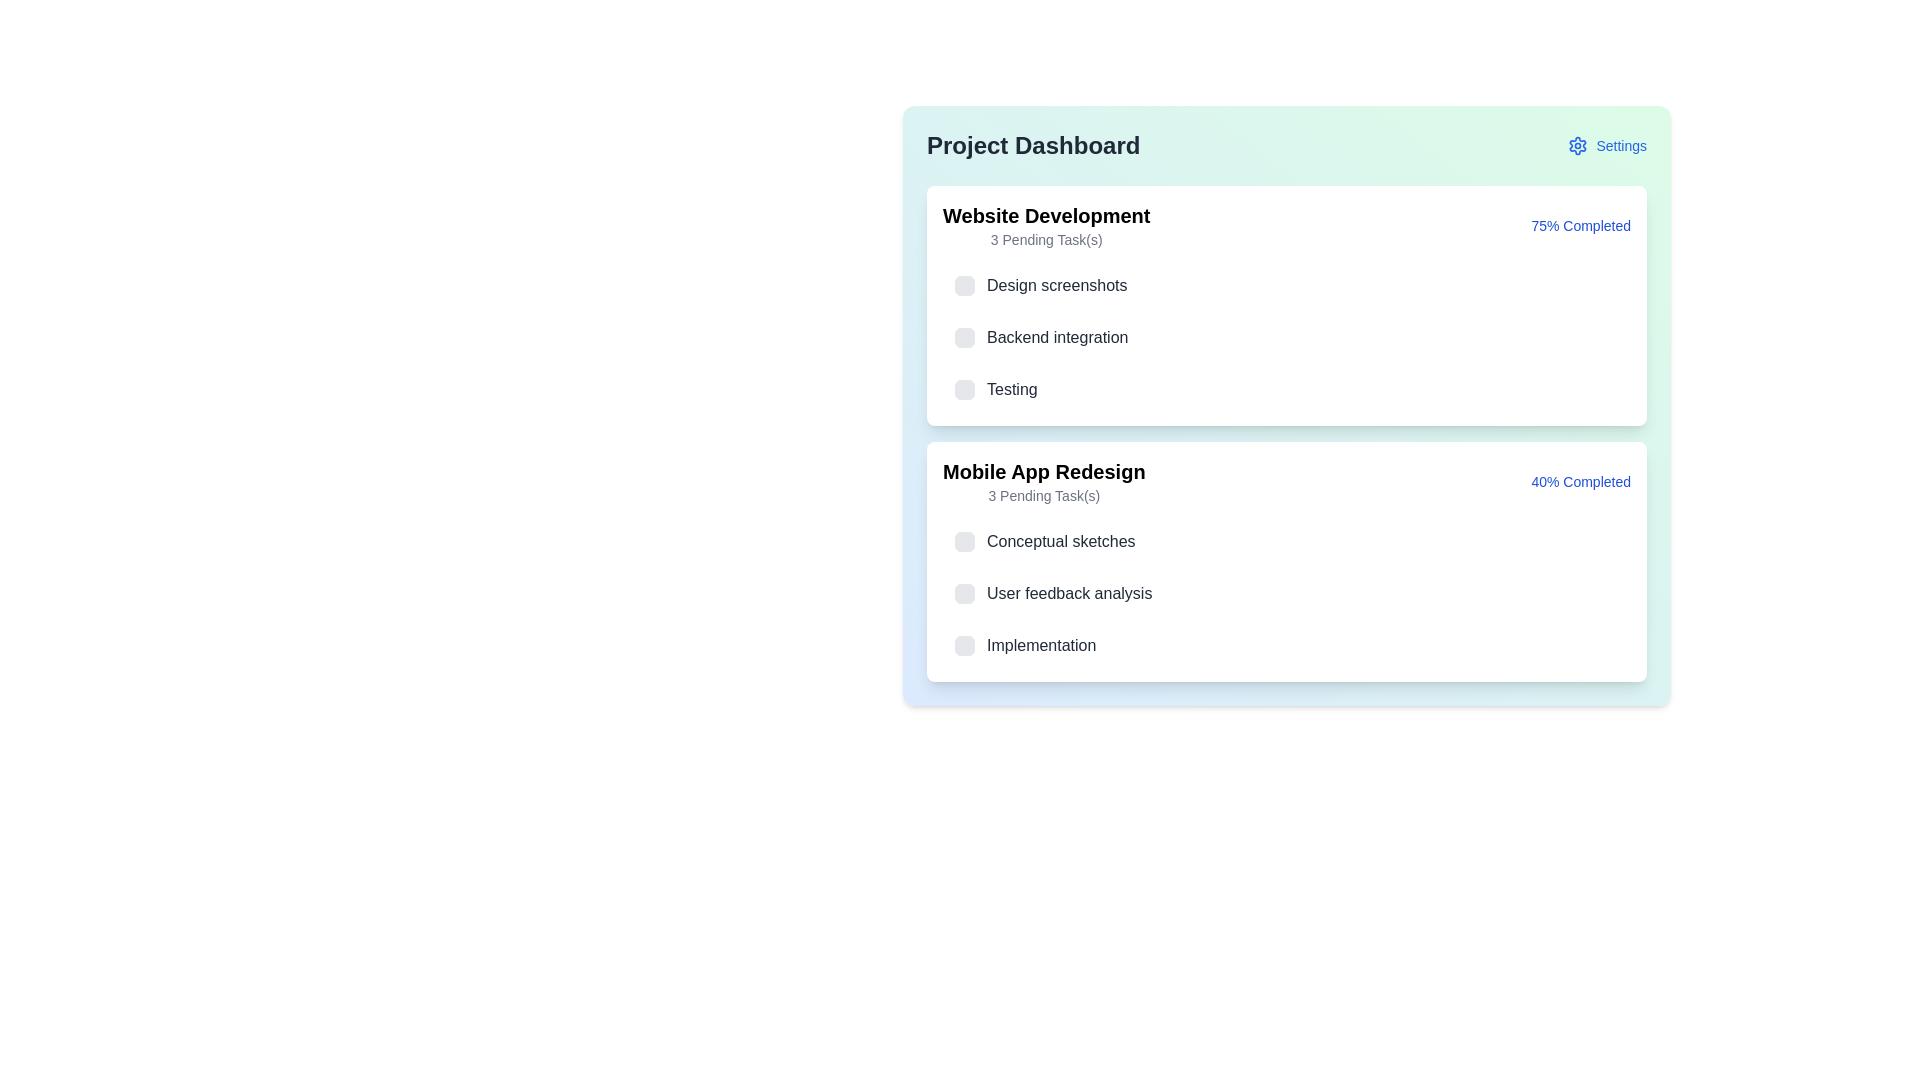 This screenshot has width=1920, height=1080. I want to click on the small, square-shaped checkbox with a light gray background and gray border, located before the label text in the 'User feedback analysis' list item within the 'Mobile App Redesign' section of the 'Project Dashboard' interface, so click(964, 593).